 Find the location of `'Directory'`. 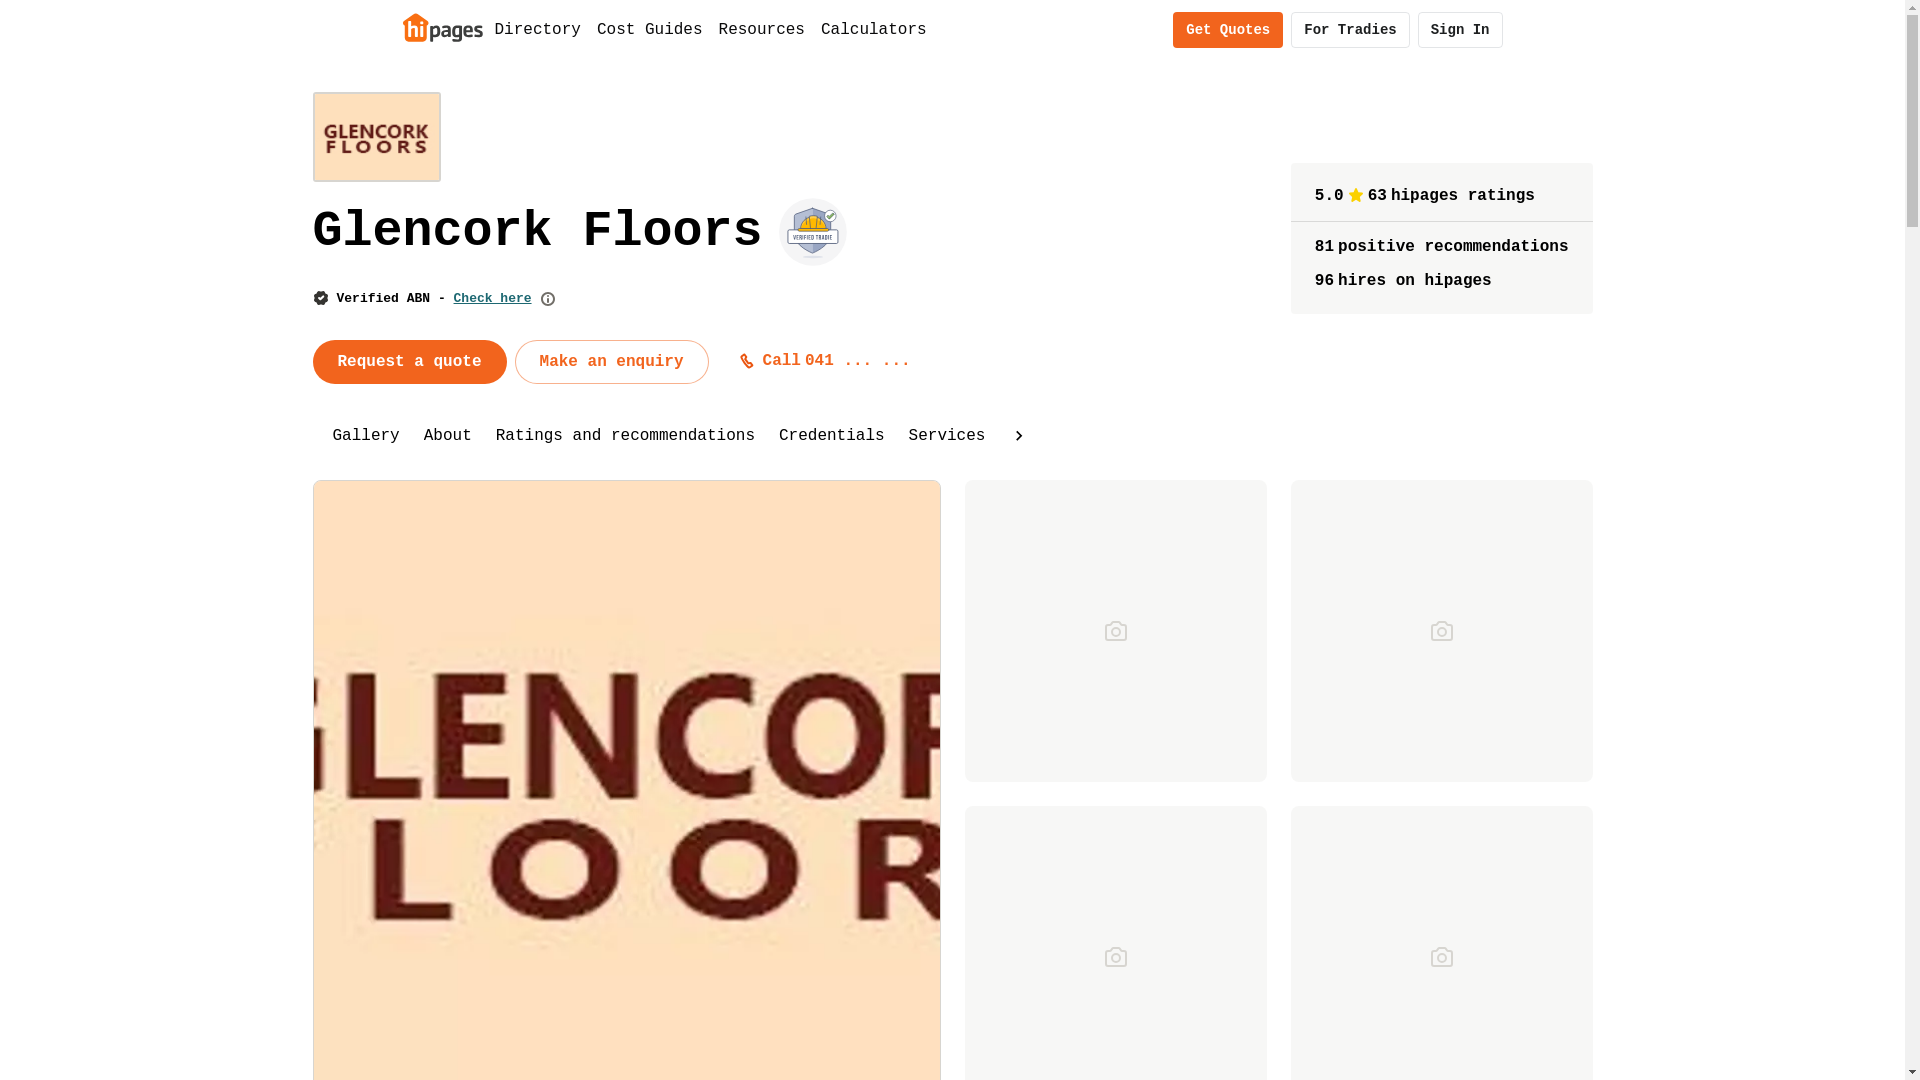

'Directory' is located at coordinates (537, 30).